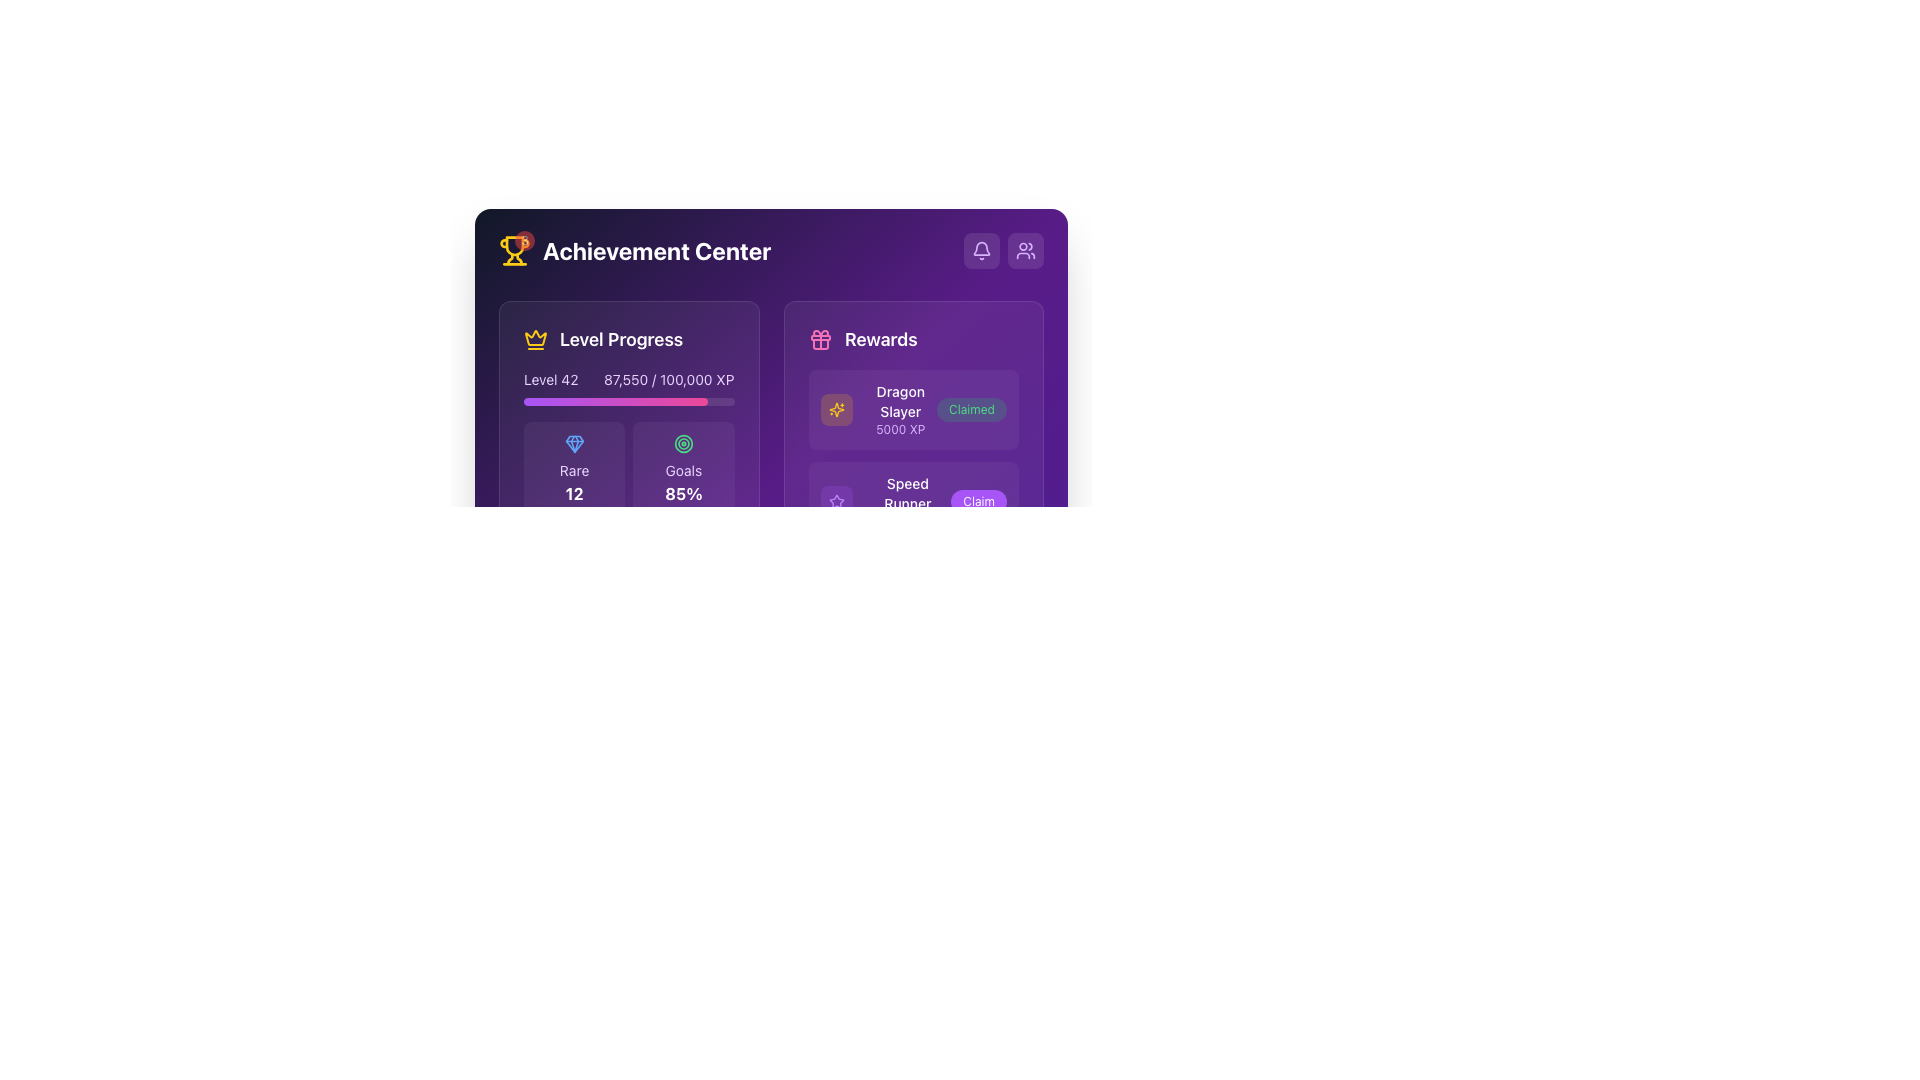 This screenshot has width=1920, height=1080. Describe the element at coordinates (1026, 249) in the screenshot. I see `the user-related action icon located in the top-right corner of the main interface, adjacent to the bell icon` at that location.